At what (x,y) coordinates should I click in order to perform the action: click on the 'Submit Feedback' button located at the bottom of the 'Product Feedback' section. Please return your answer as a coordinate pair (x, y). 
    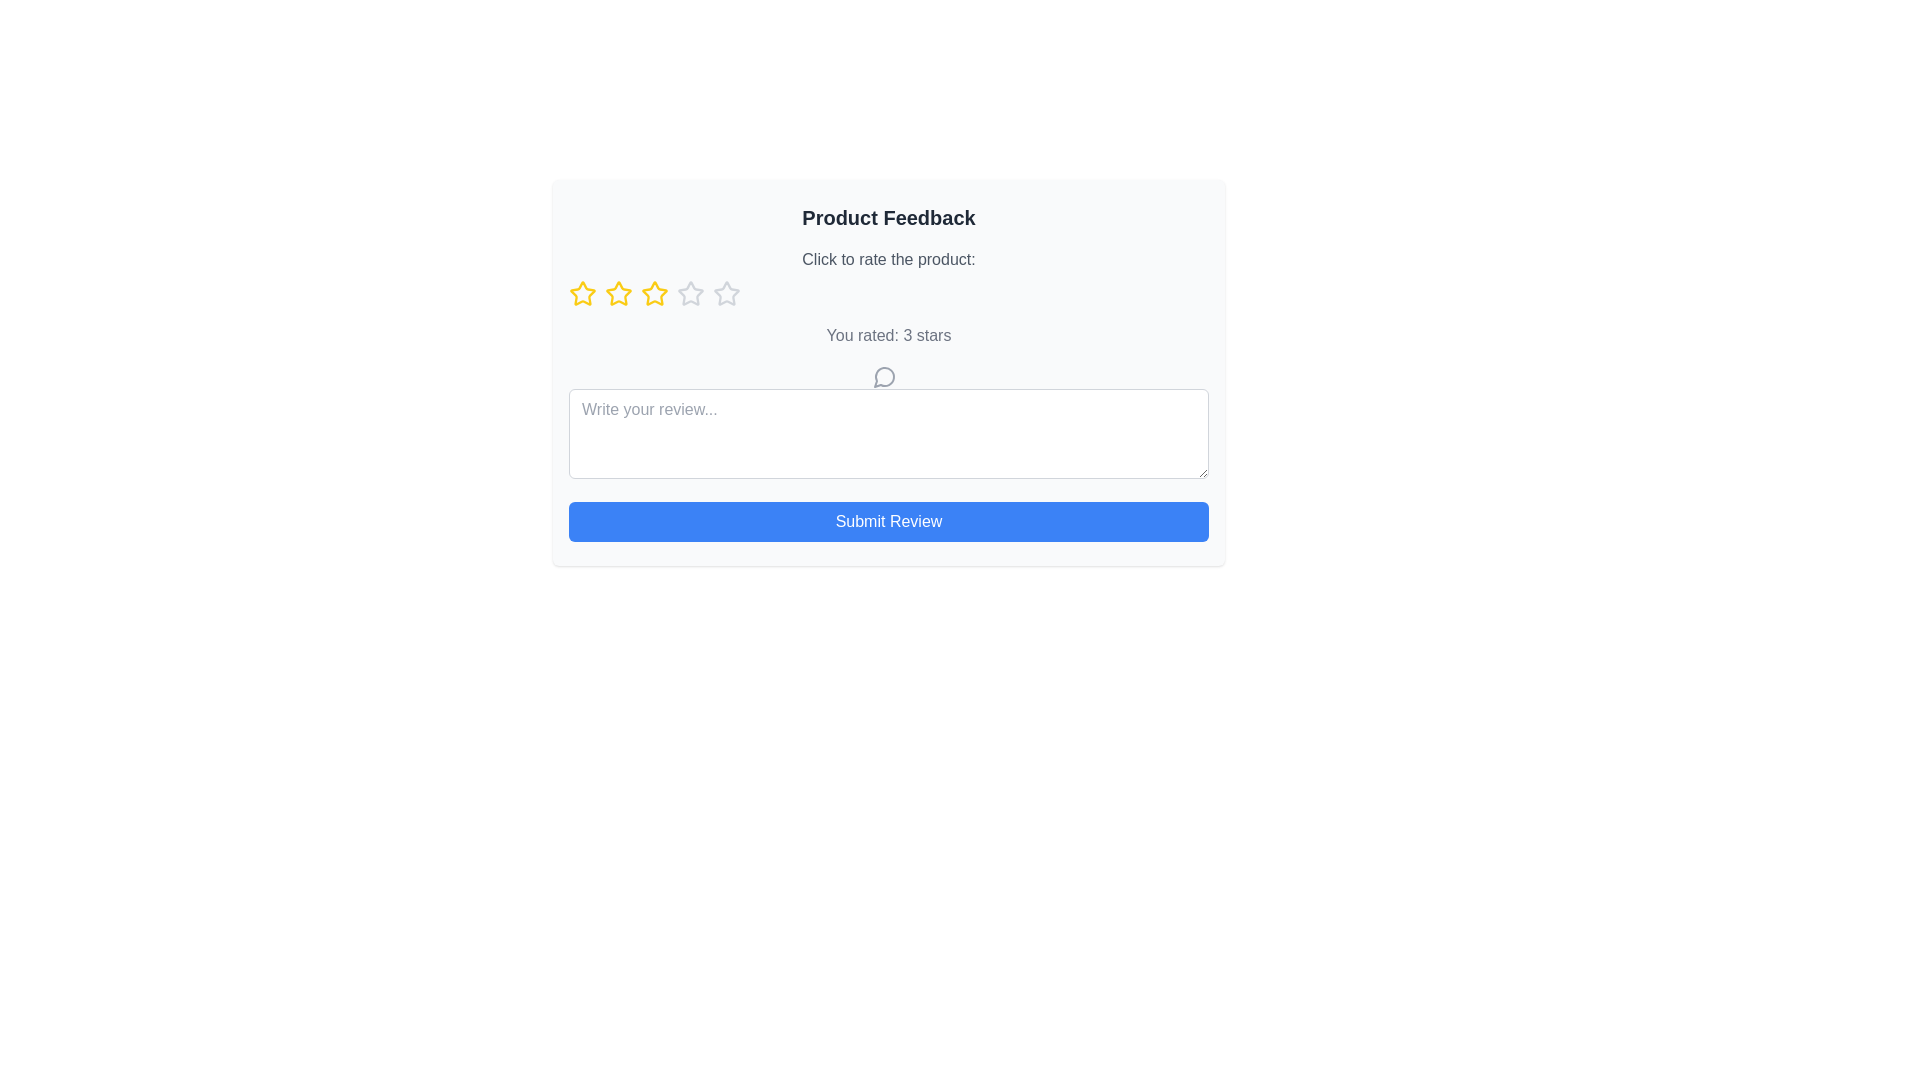
    Looking at the image, I should click on (887, 519).